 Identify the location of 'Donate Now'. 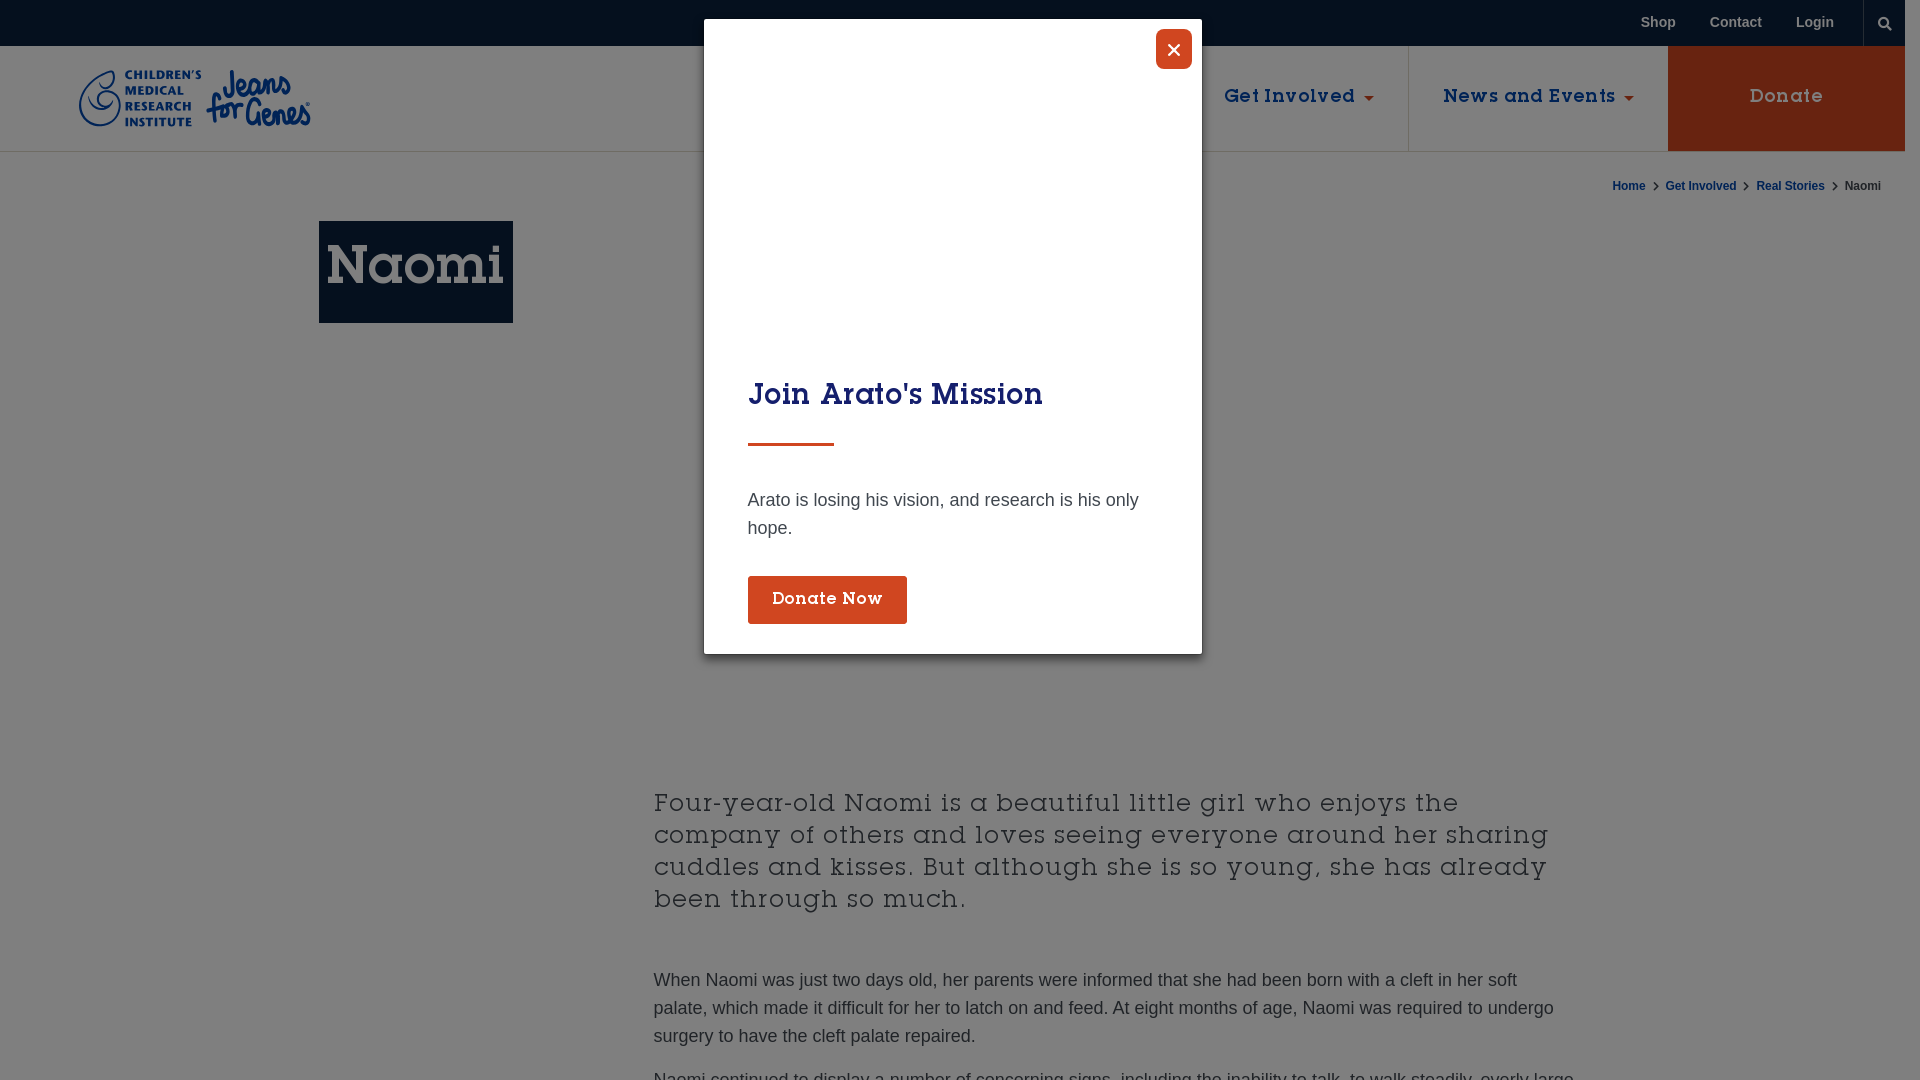
(827, 599).